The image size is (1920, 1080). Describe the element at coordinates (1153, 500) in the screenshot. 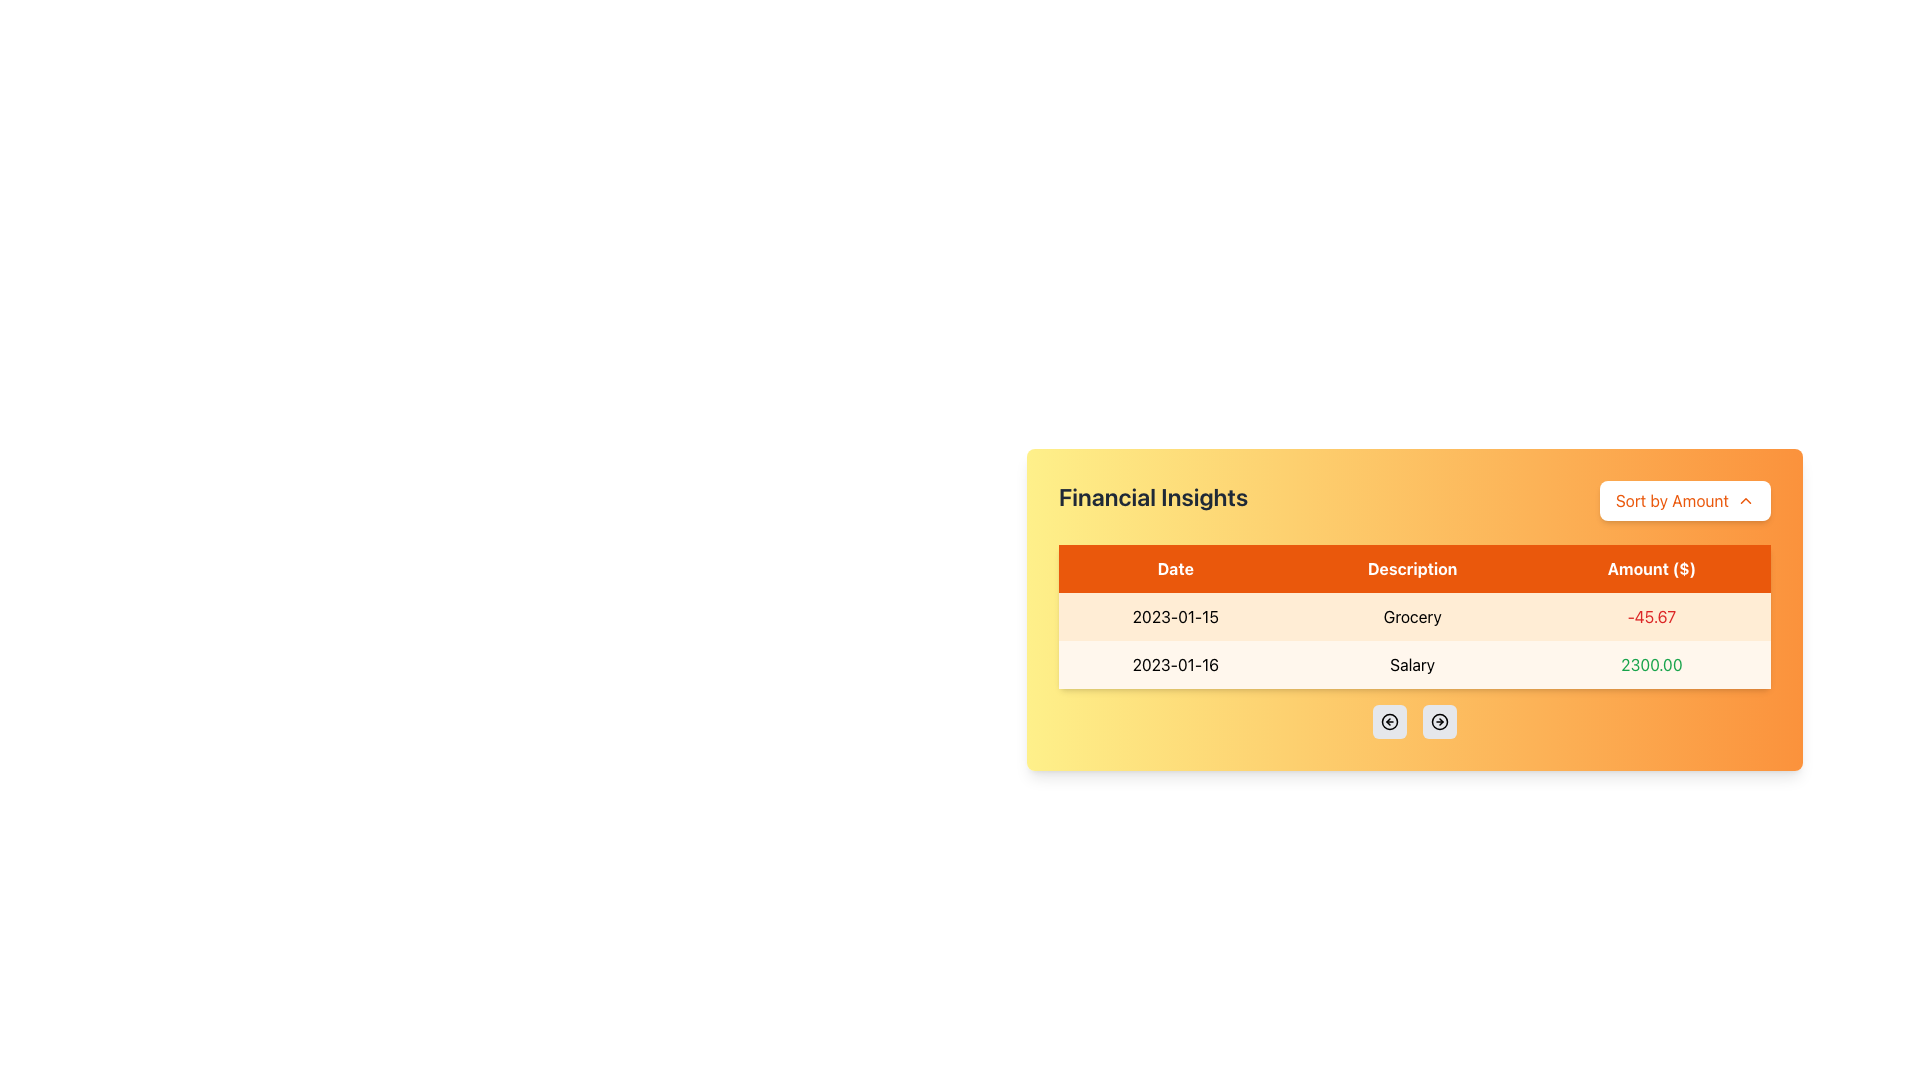

I see `the text label that serves as a title or header for financial information, located at the beginning of the header section` at that location.